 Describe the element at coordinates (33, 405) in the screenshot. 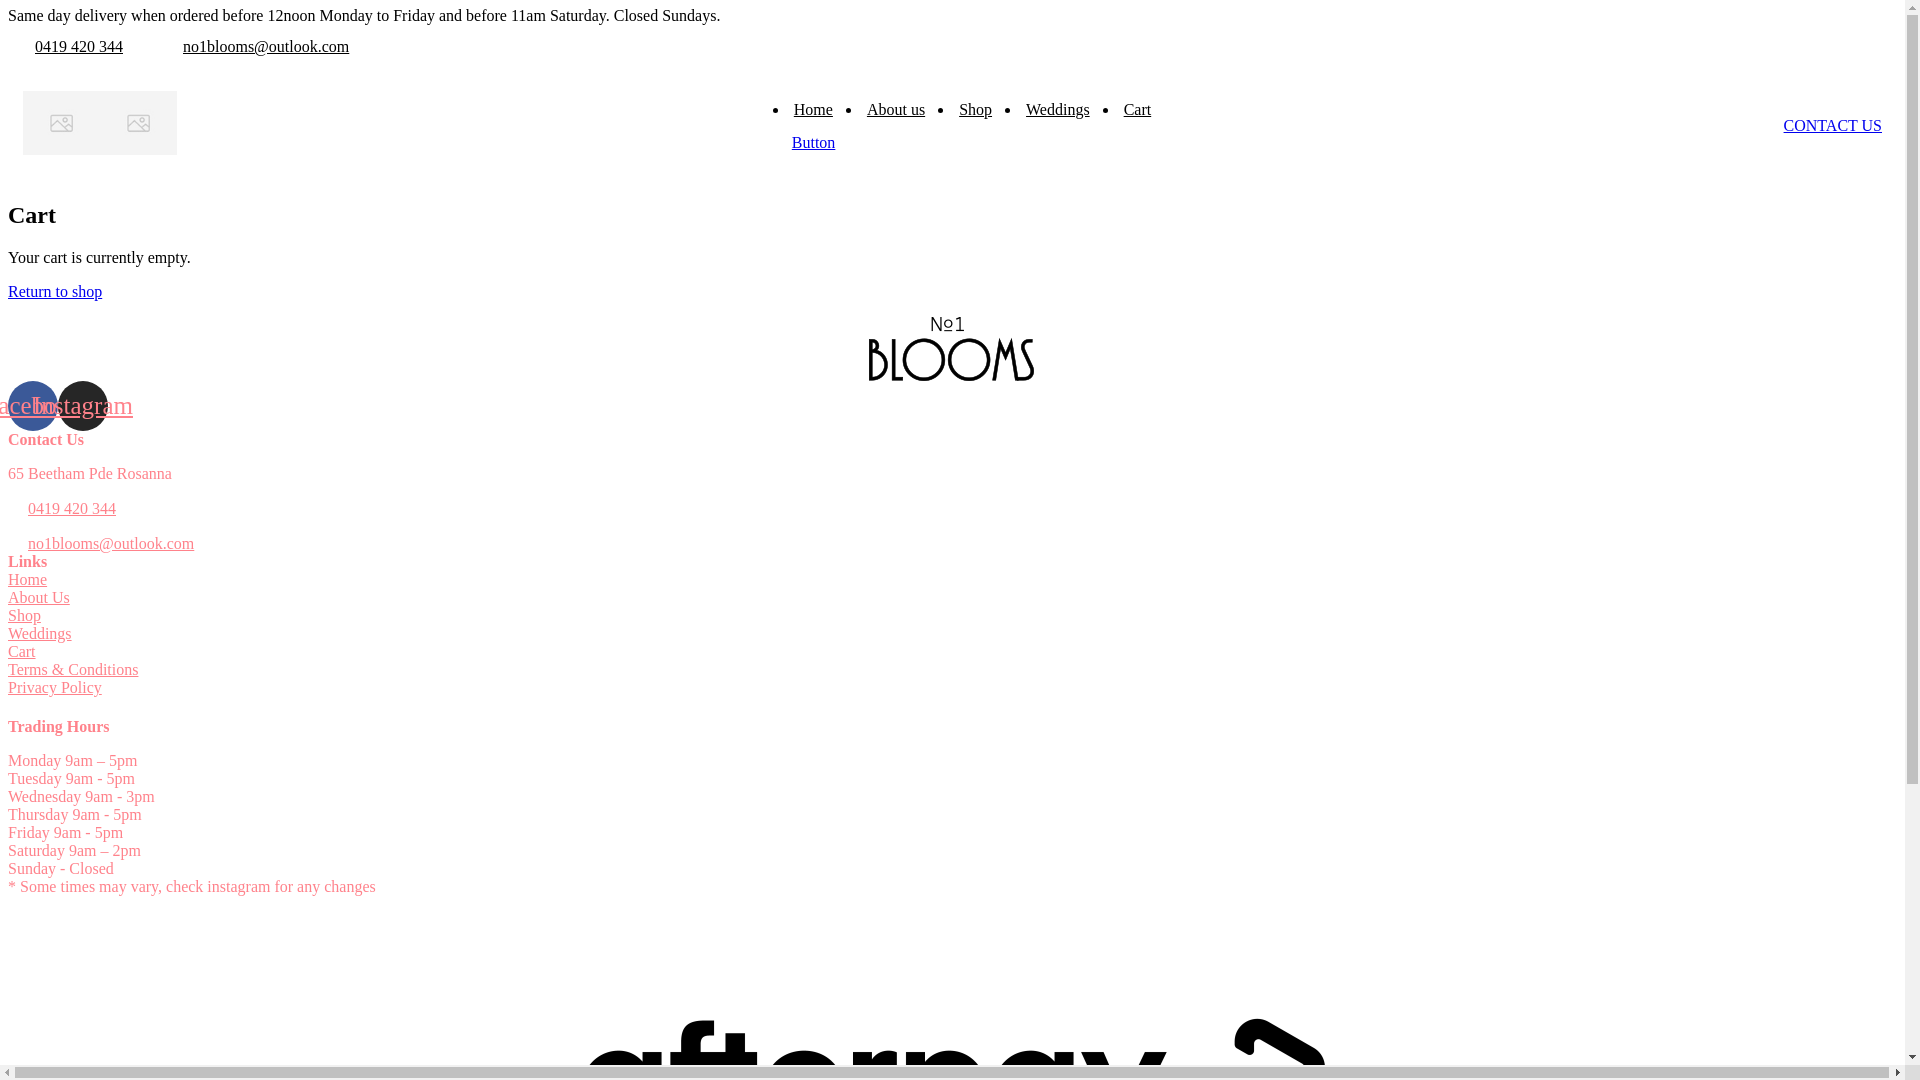

I see `'Facebook'` at that location.